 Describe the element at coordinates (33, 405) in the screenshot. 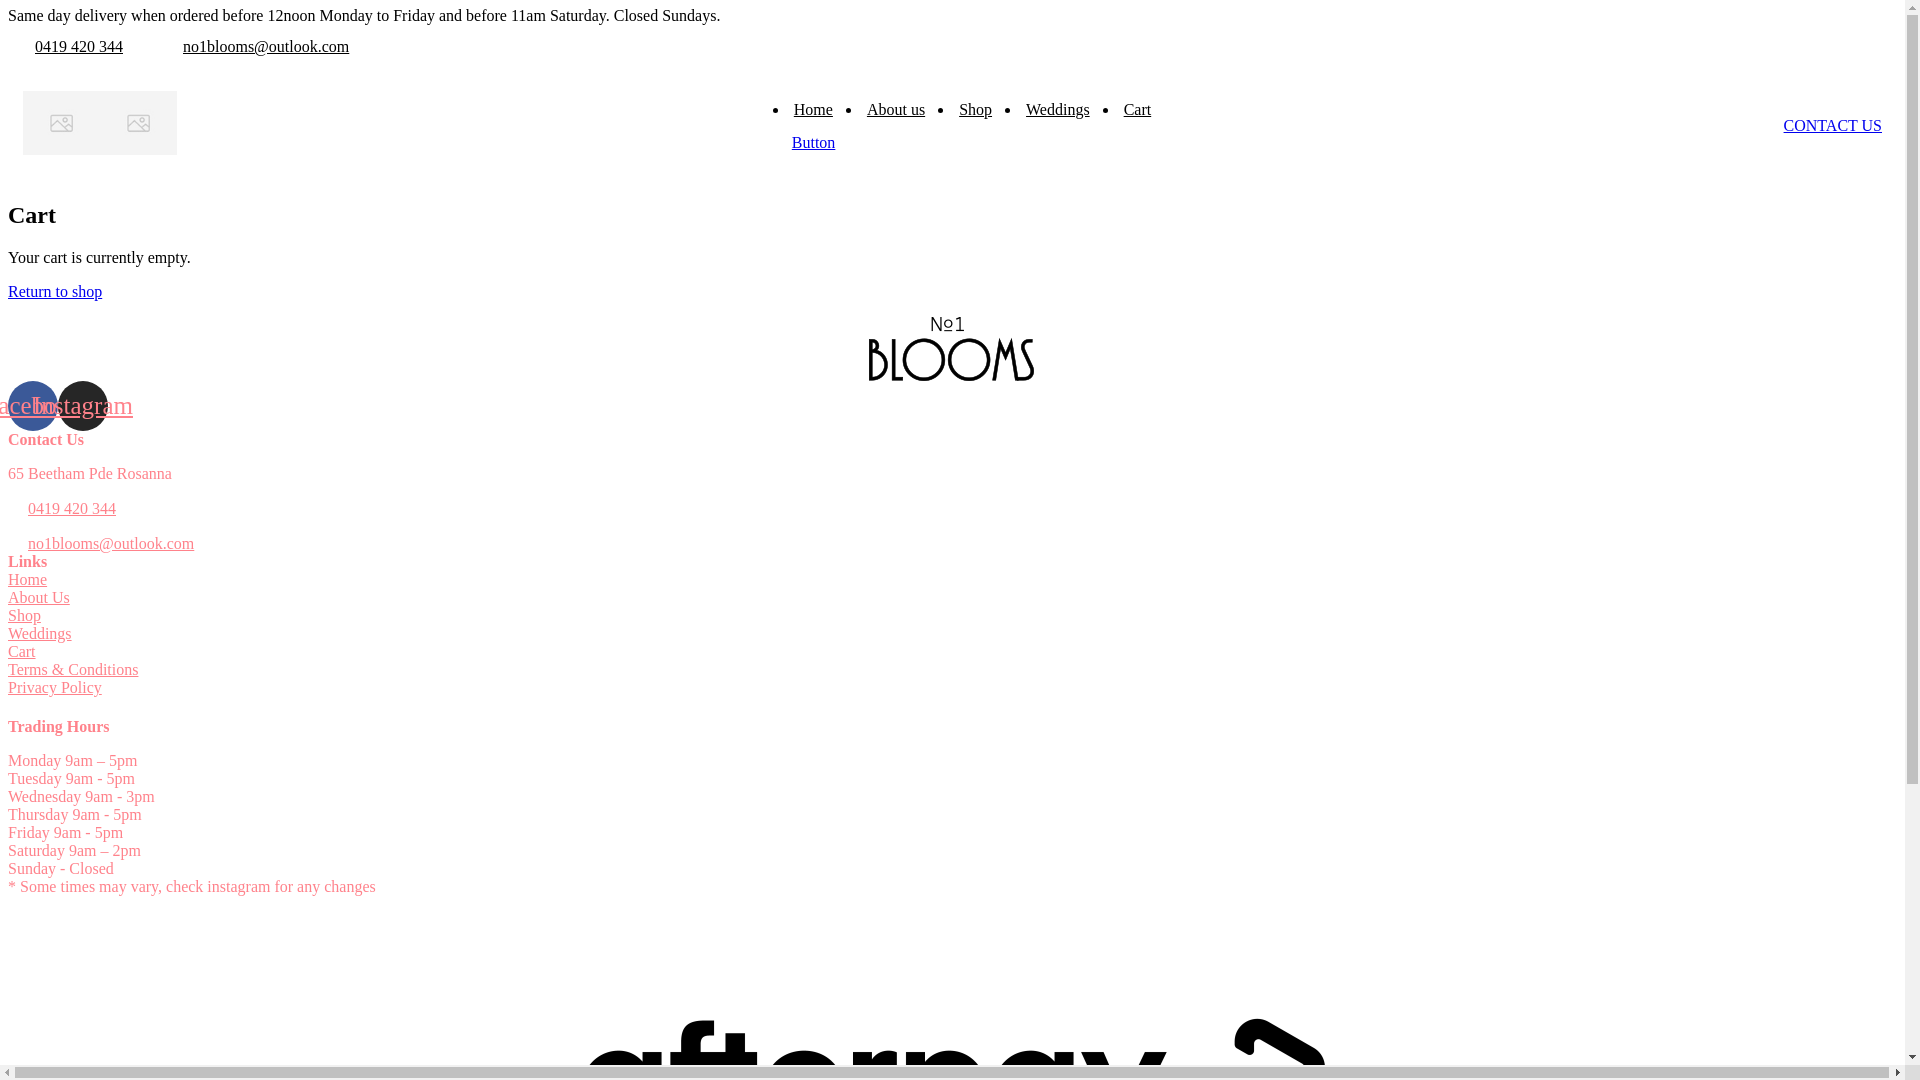

I see `'Facebook'` at that location.